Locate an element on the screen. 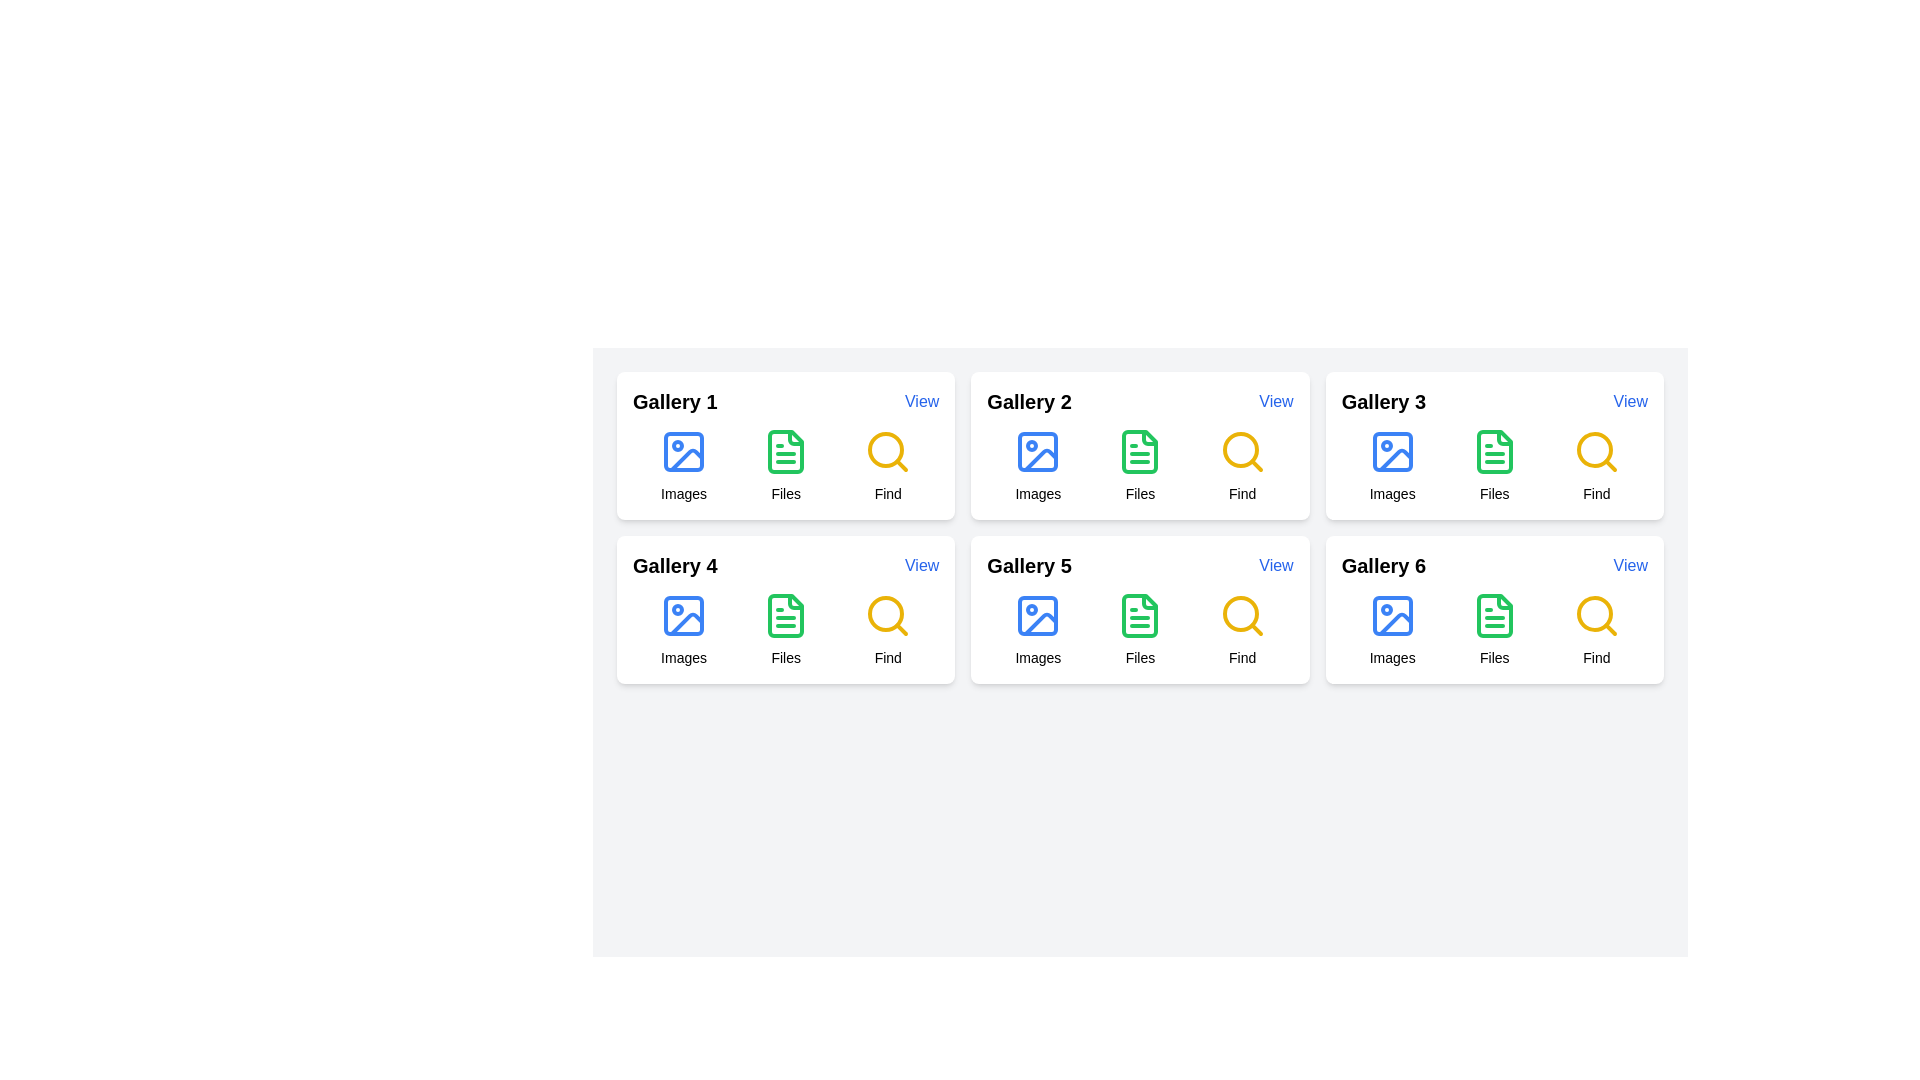 The height and width of the screenshot is (1080, 1920). the icon resembling a simplified image placeholder with a mountain and sun motif, styled in blue, within the card labeled 'Gallery 4', located on the leftmost side of the second row above the 'Images' label is located at coordinates (684, 615).